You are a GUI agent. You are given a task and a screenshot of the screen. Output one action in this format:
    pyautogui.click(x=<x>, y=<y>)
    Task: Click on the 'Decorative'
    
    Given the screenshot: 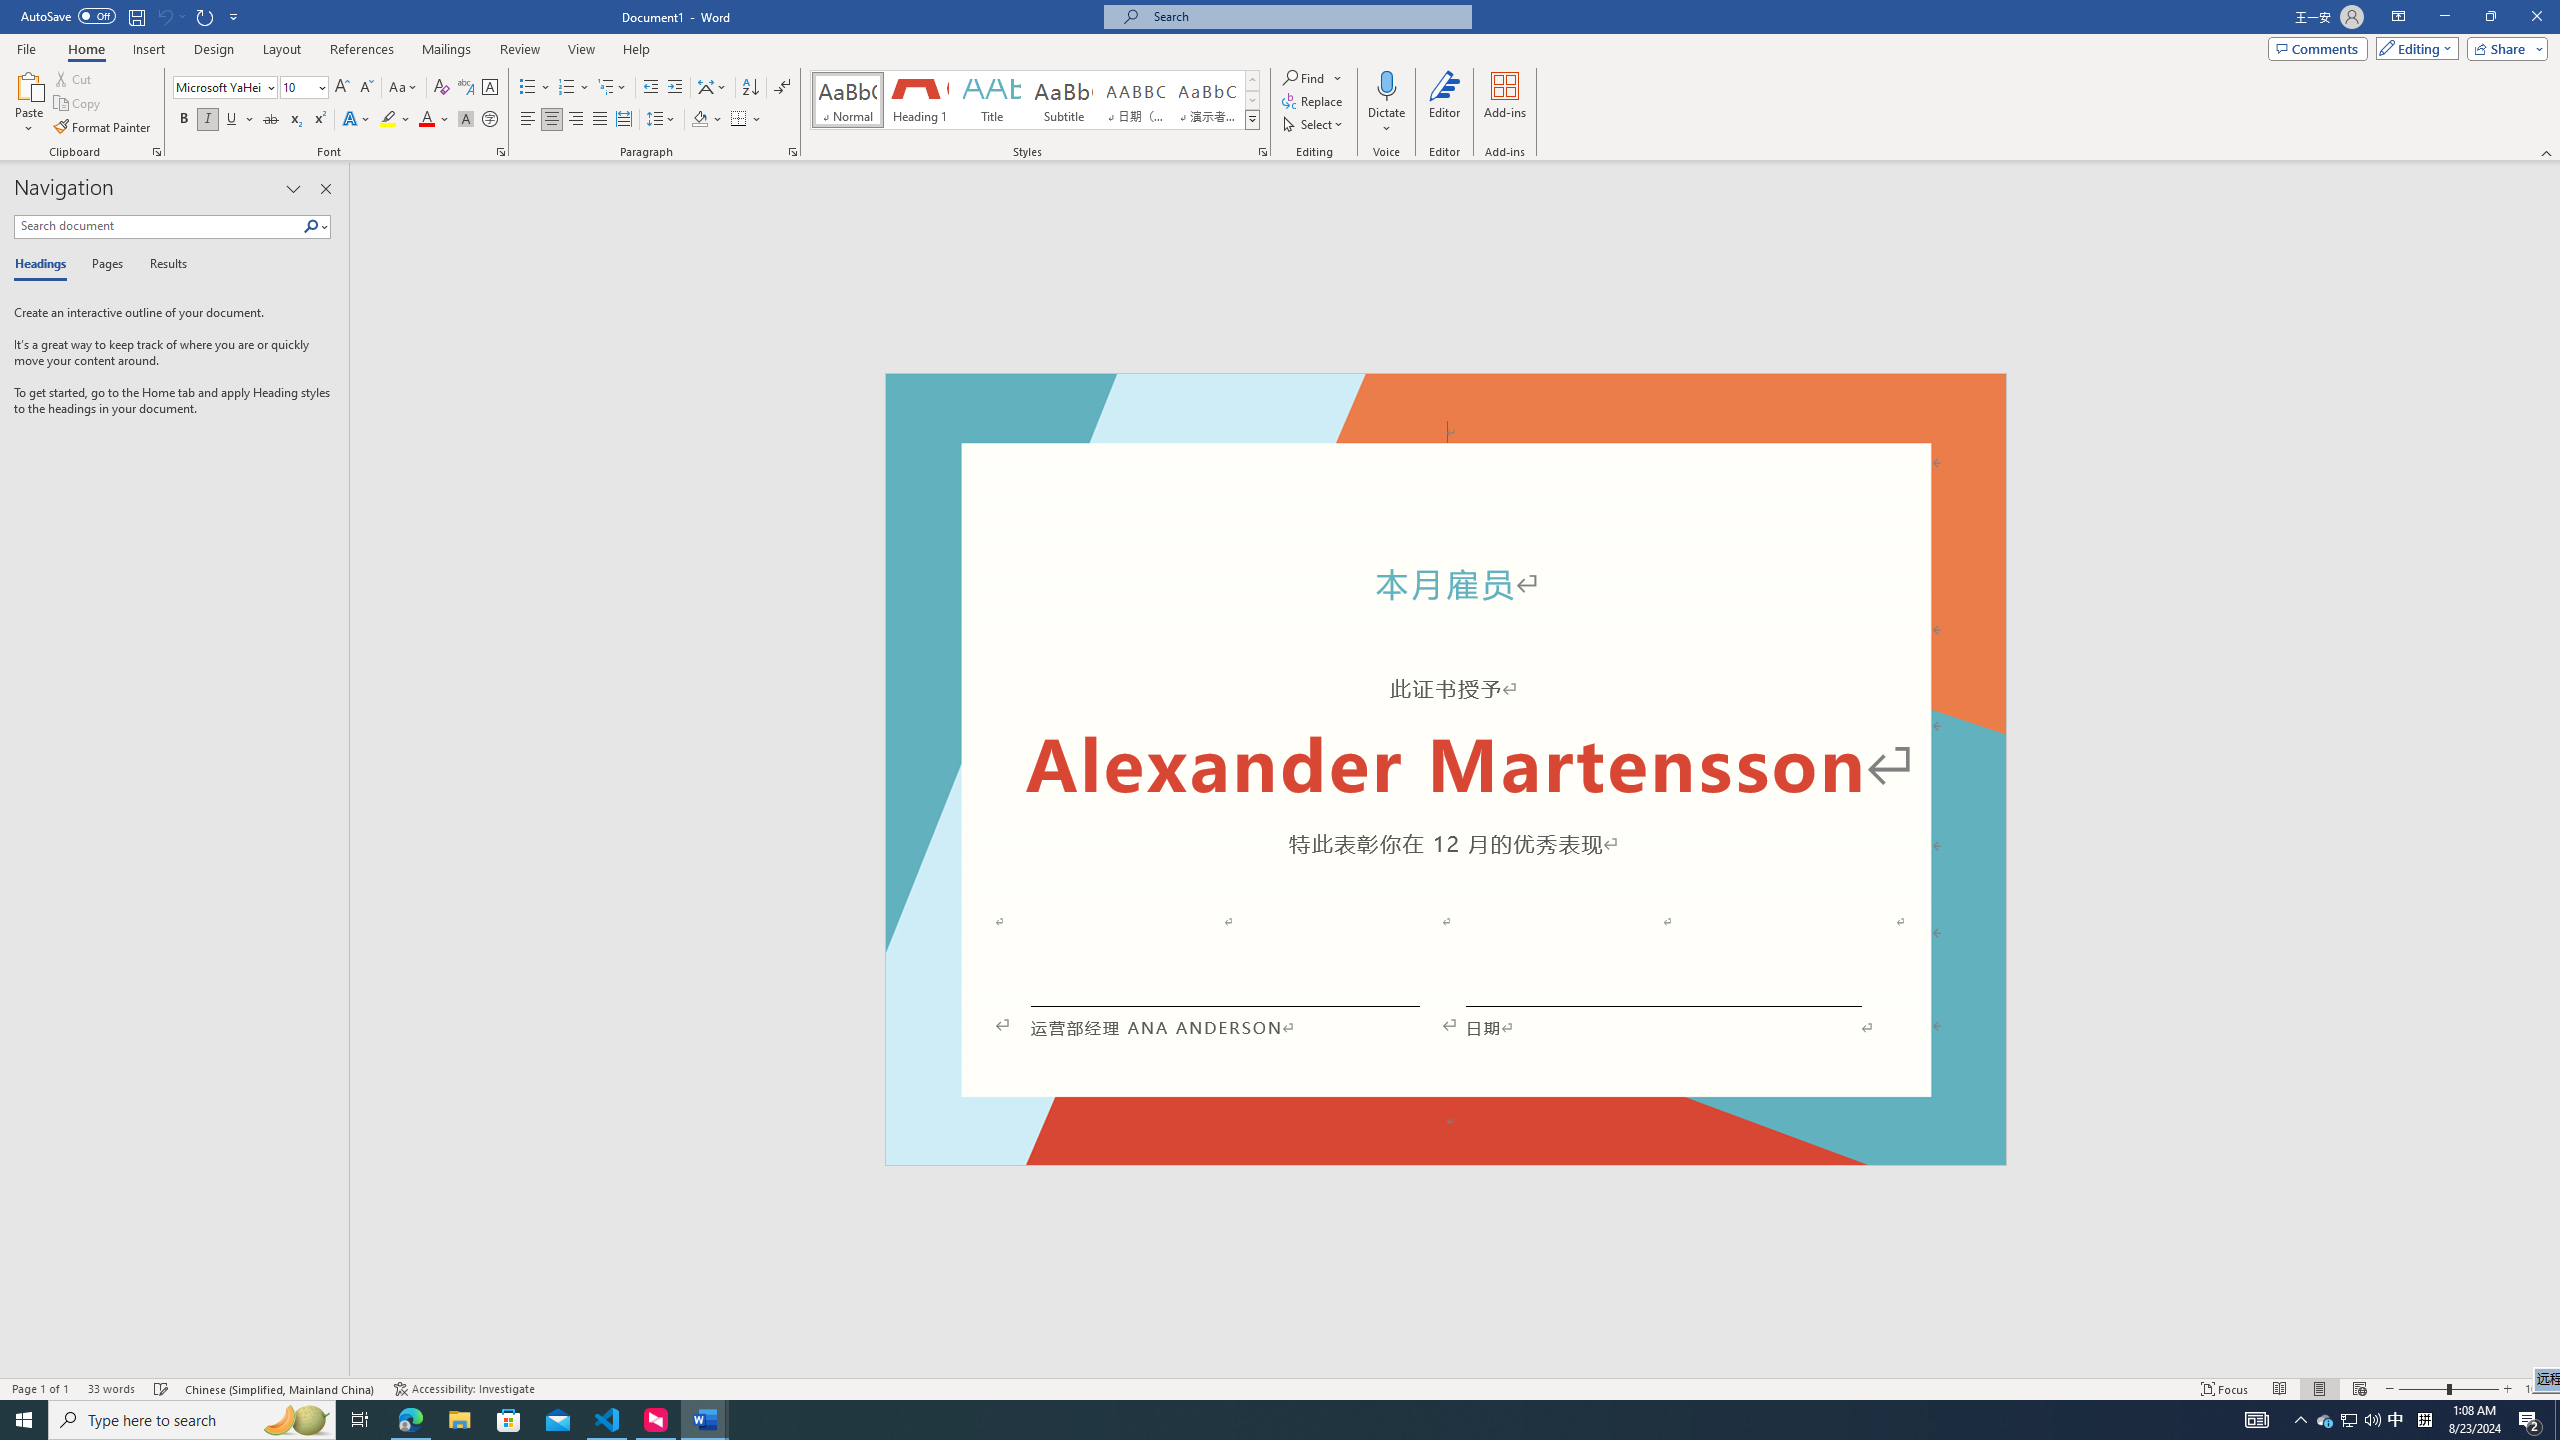 What is the action you would take?
    pyautogui.click(x=1446, y=769)
    